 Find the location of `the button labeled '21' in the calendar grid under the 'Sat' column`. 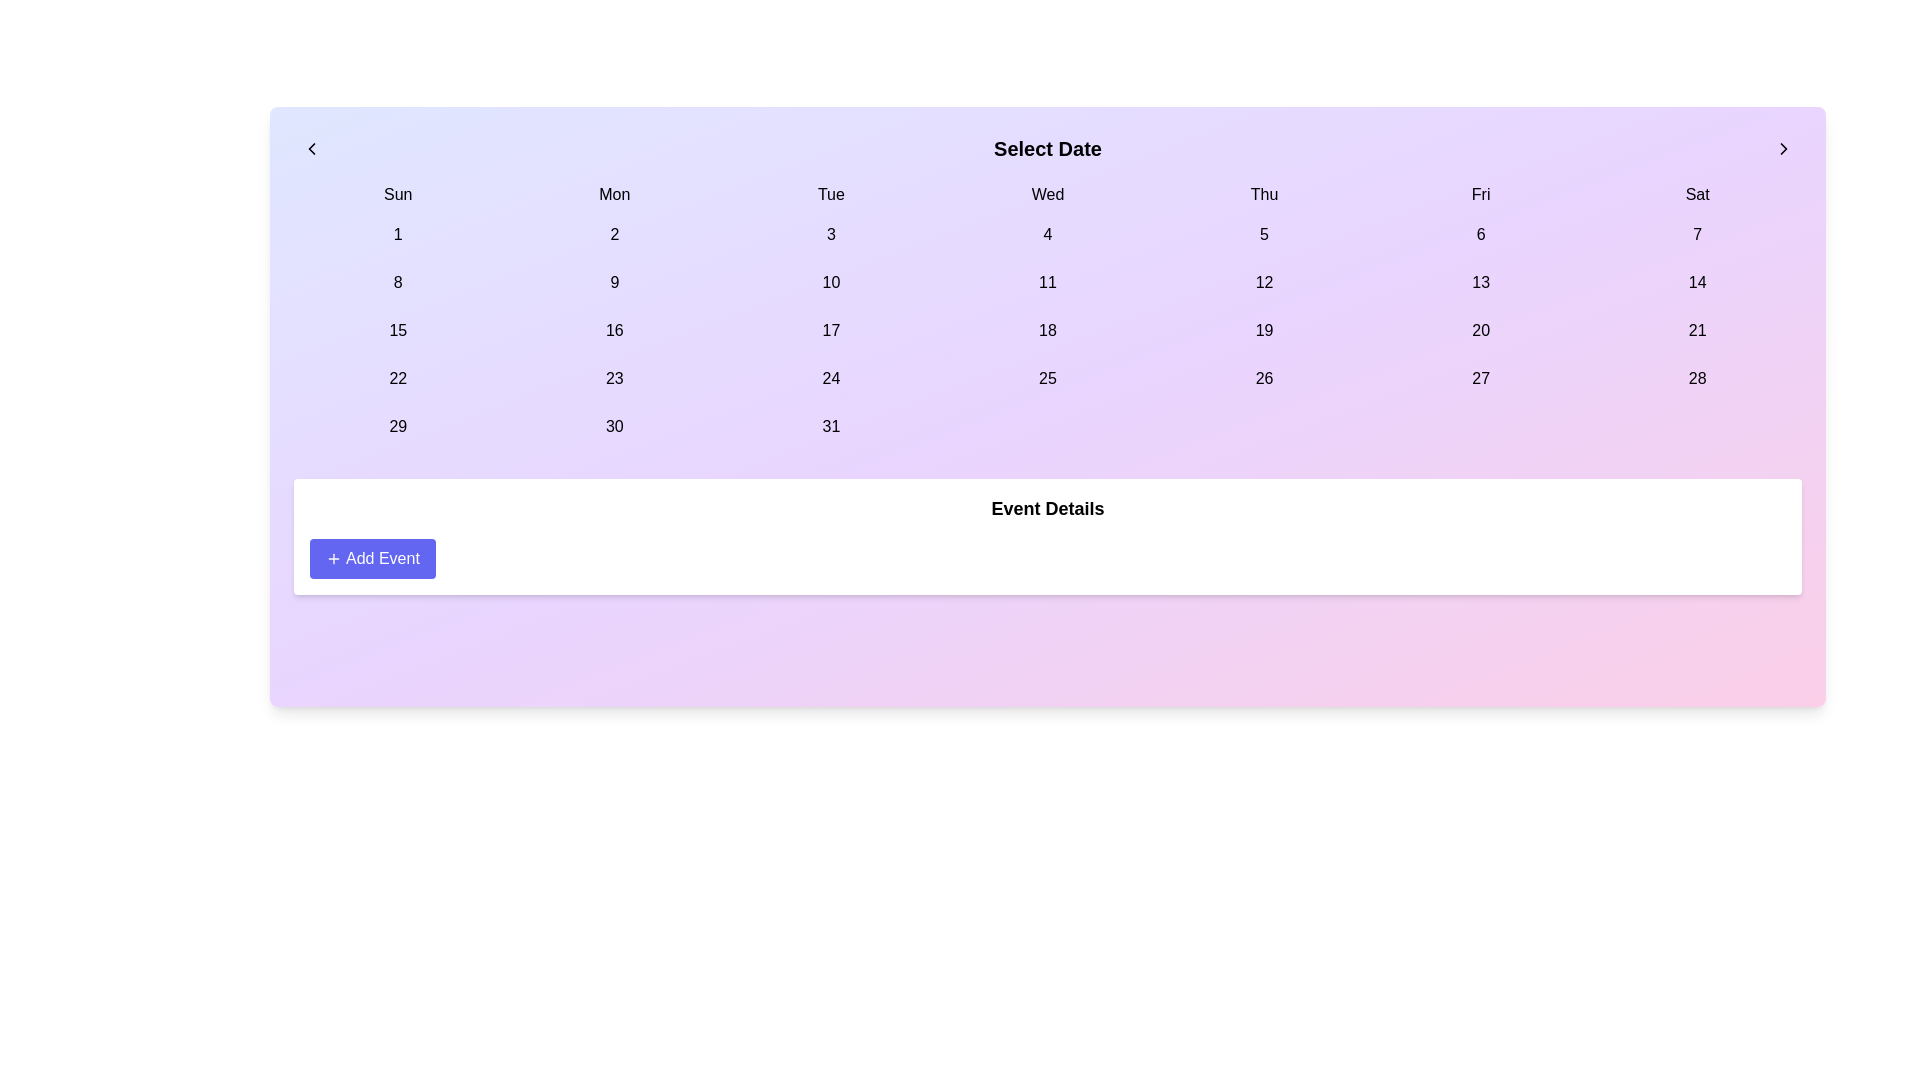

the button labeled '21' in the calendar grid under the 'Sat' column is located at coordinates (1696, 330).